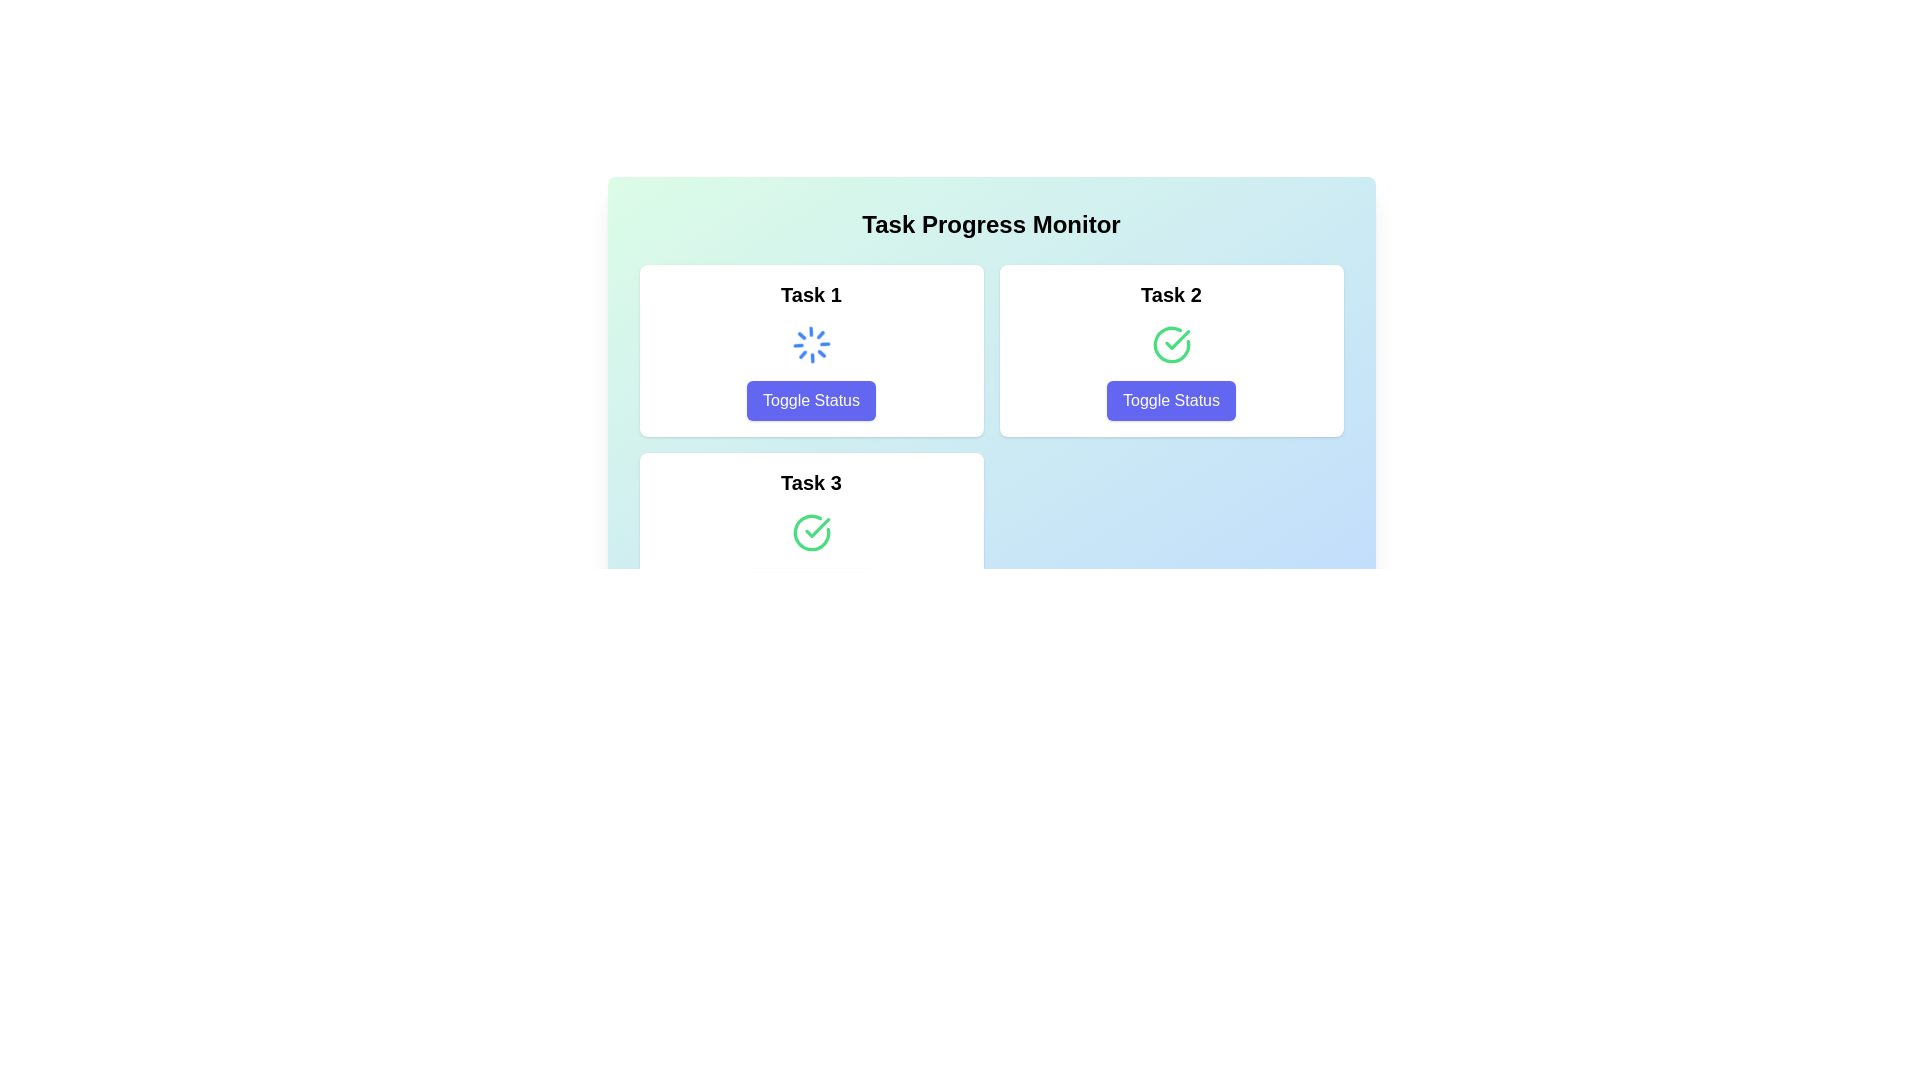 The height and width of the screenshot is (1080, 1920). I want to click on the Loader Icon located at the center of the 'Task 1' card, which indicates a loading state for the task, so click(811, 343).